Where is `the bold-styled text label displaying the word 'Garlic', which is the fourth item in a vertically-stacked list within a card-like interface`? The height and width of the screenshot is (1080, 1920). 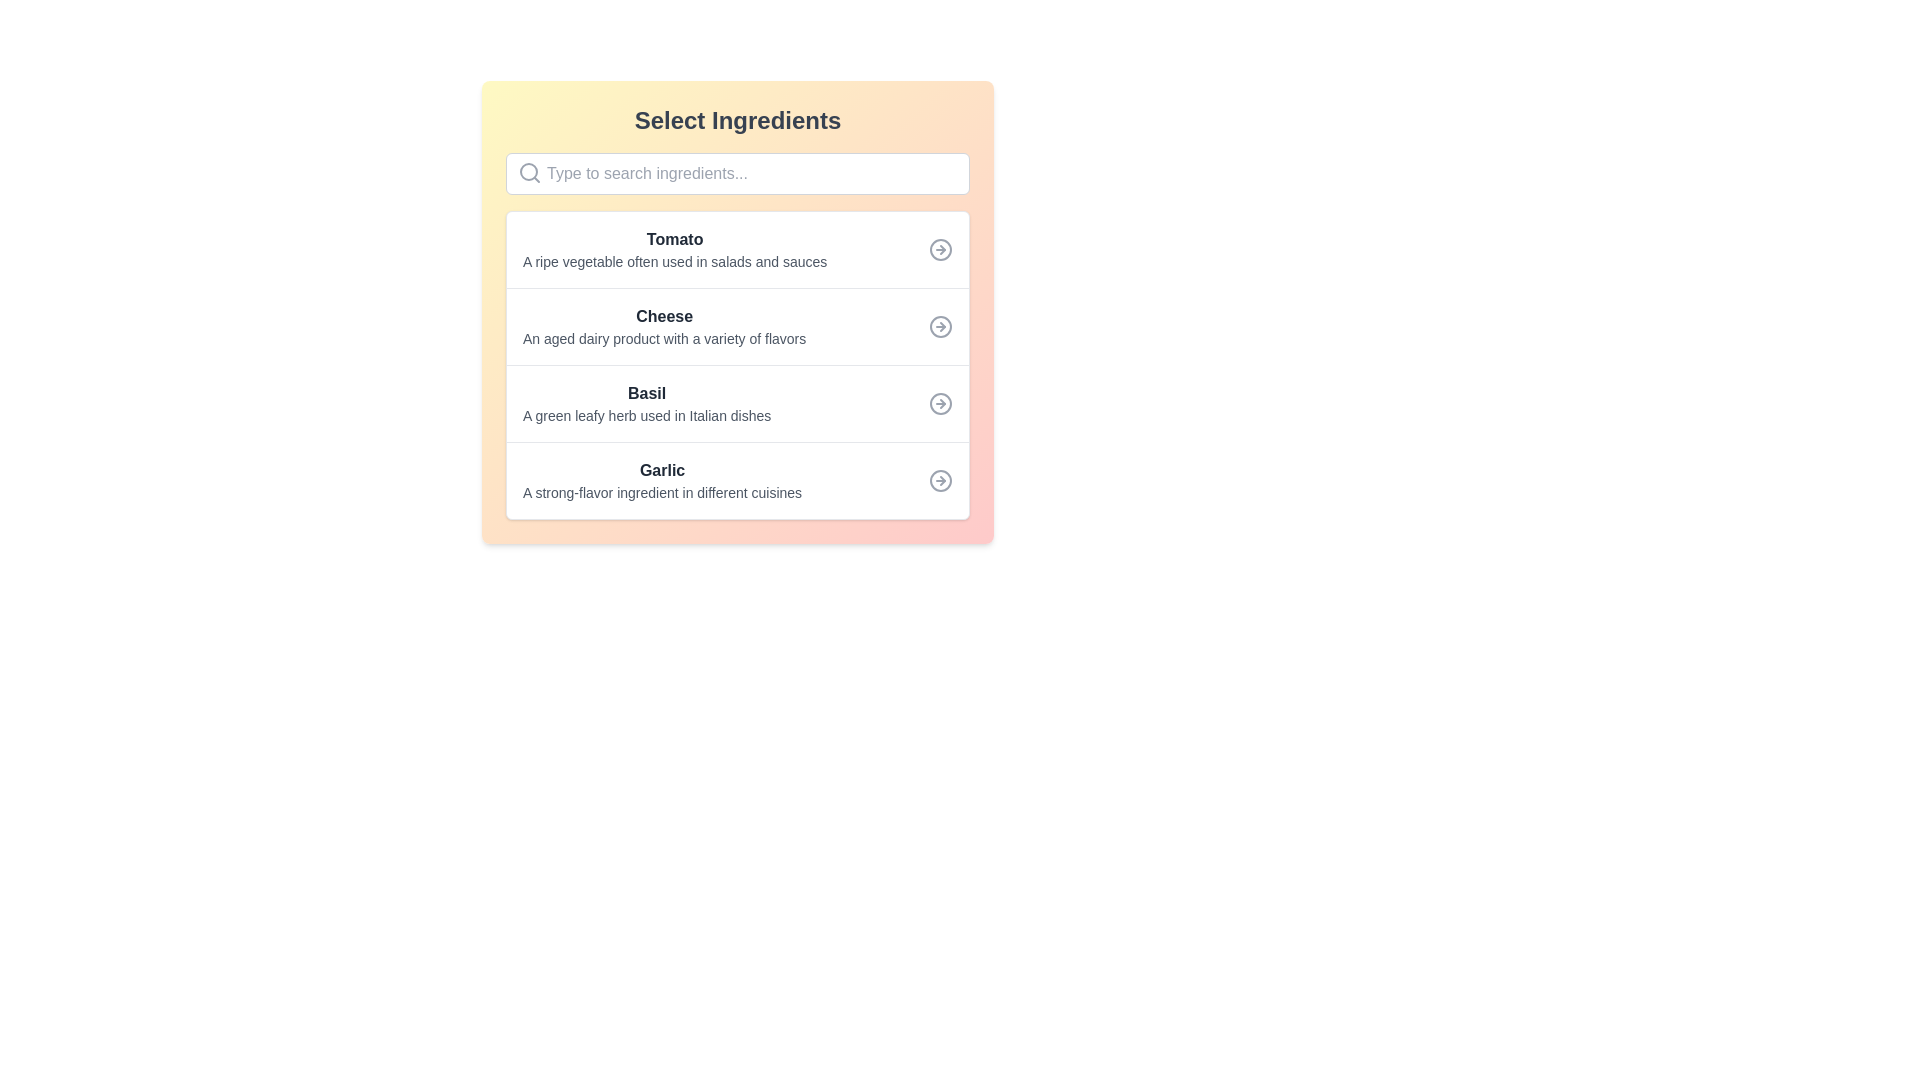
the bold-styled text label displaying the word 'Garlic', which is the fourth item in a vertically-stacked list within a card-like interface is located at coordinates (662, 470).